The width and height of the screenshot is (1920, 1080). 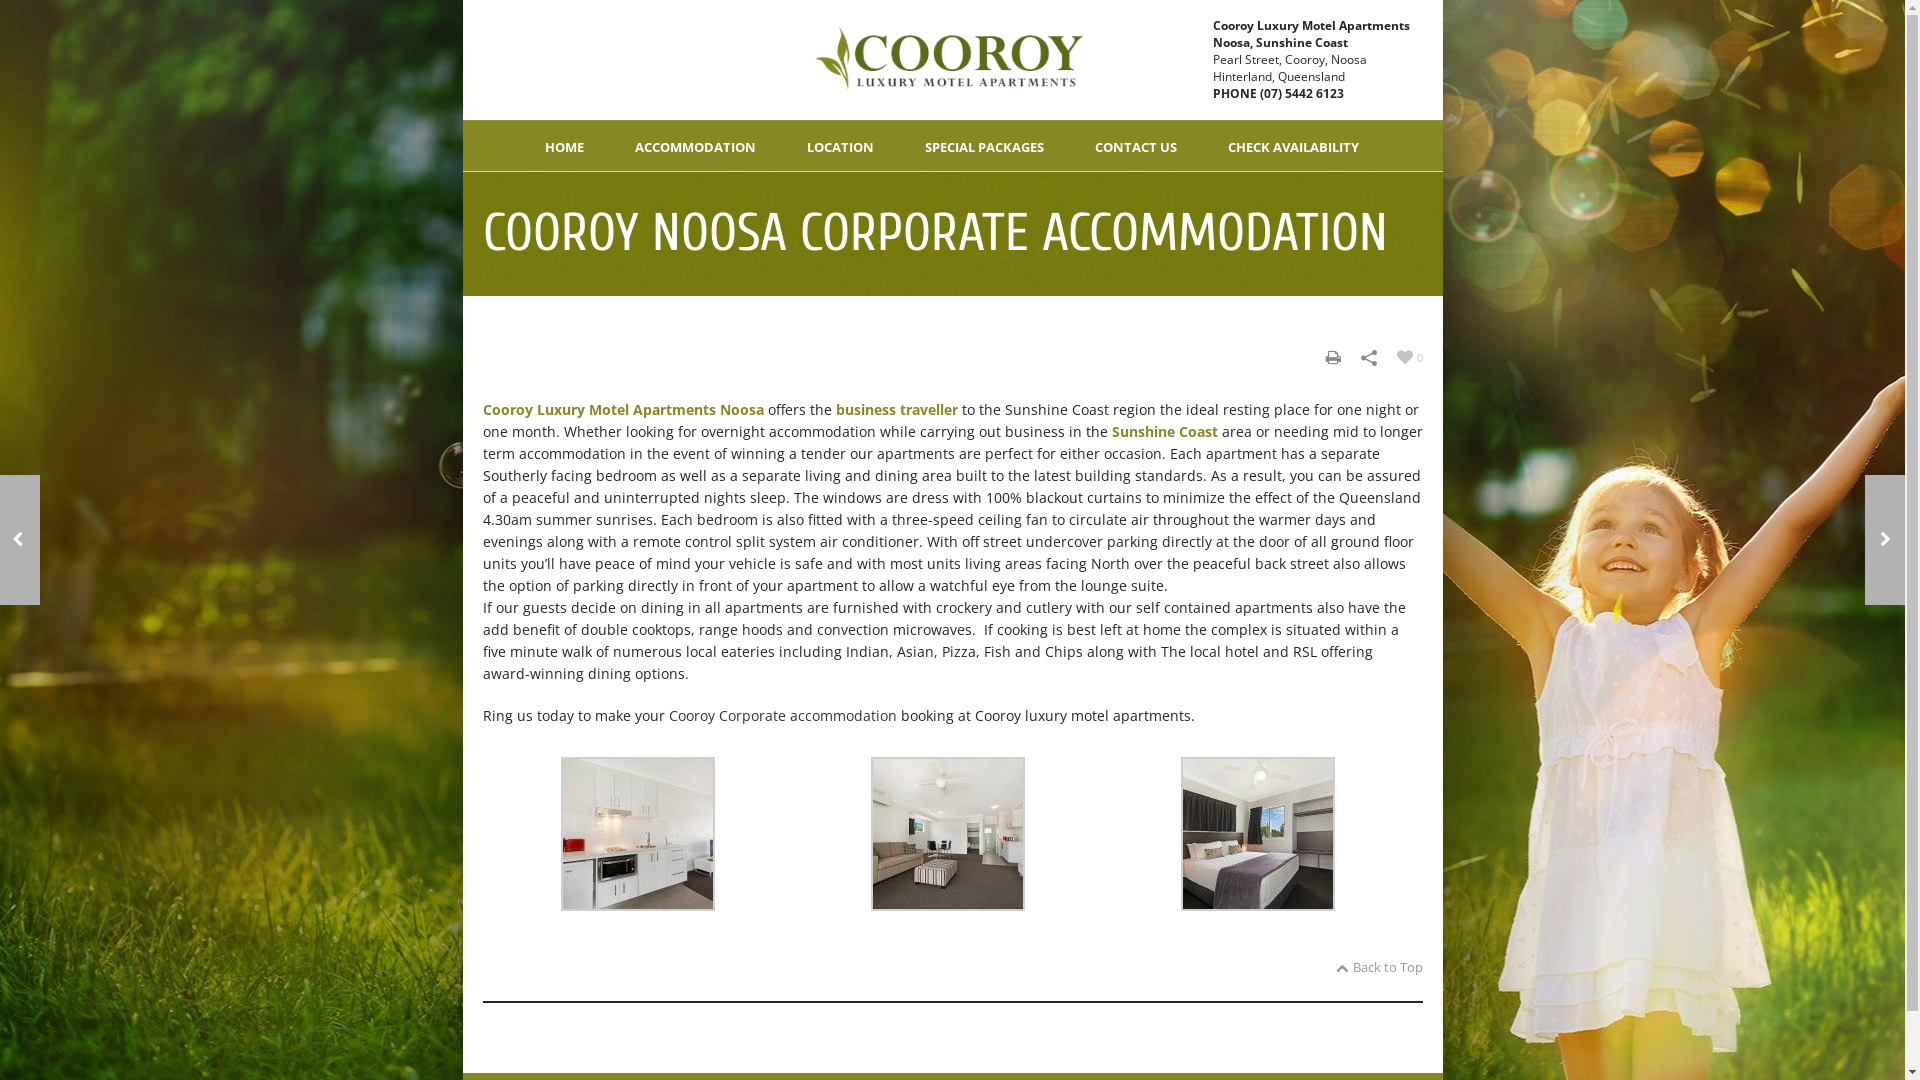 I want to click on 'HOME', so click(x=563, y=145).